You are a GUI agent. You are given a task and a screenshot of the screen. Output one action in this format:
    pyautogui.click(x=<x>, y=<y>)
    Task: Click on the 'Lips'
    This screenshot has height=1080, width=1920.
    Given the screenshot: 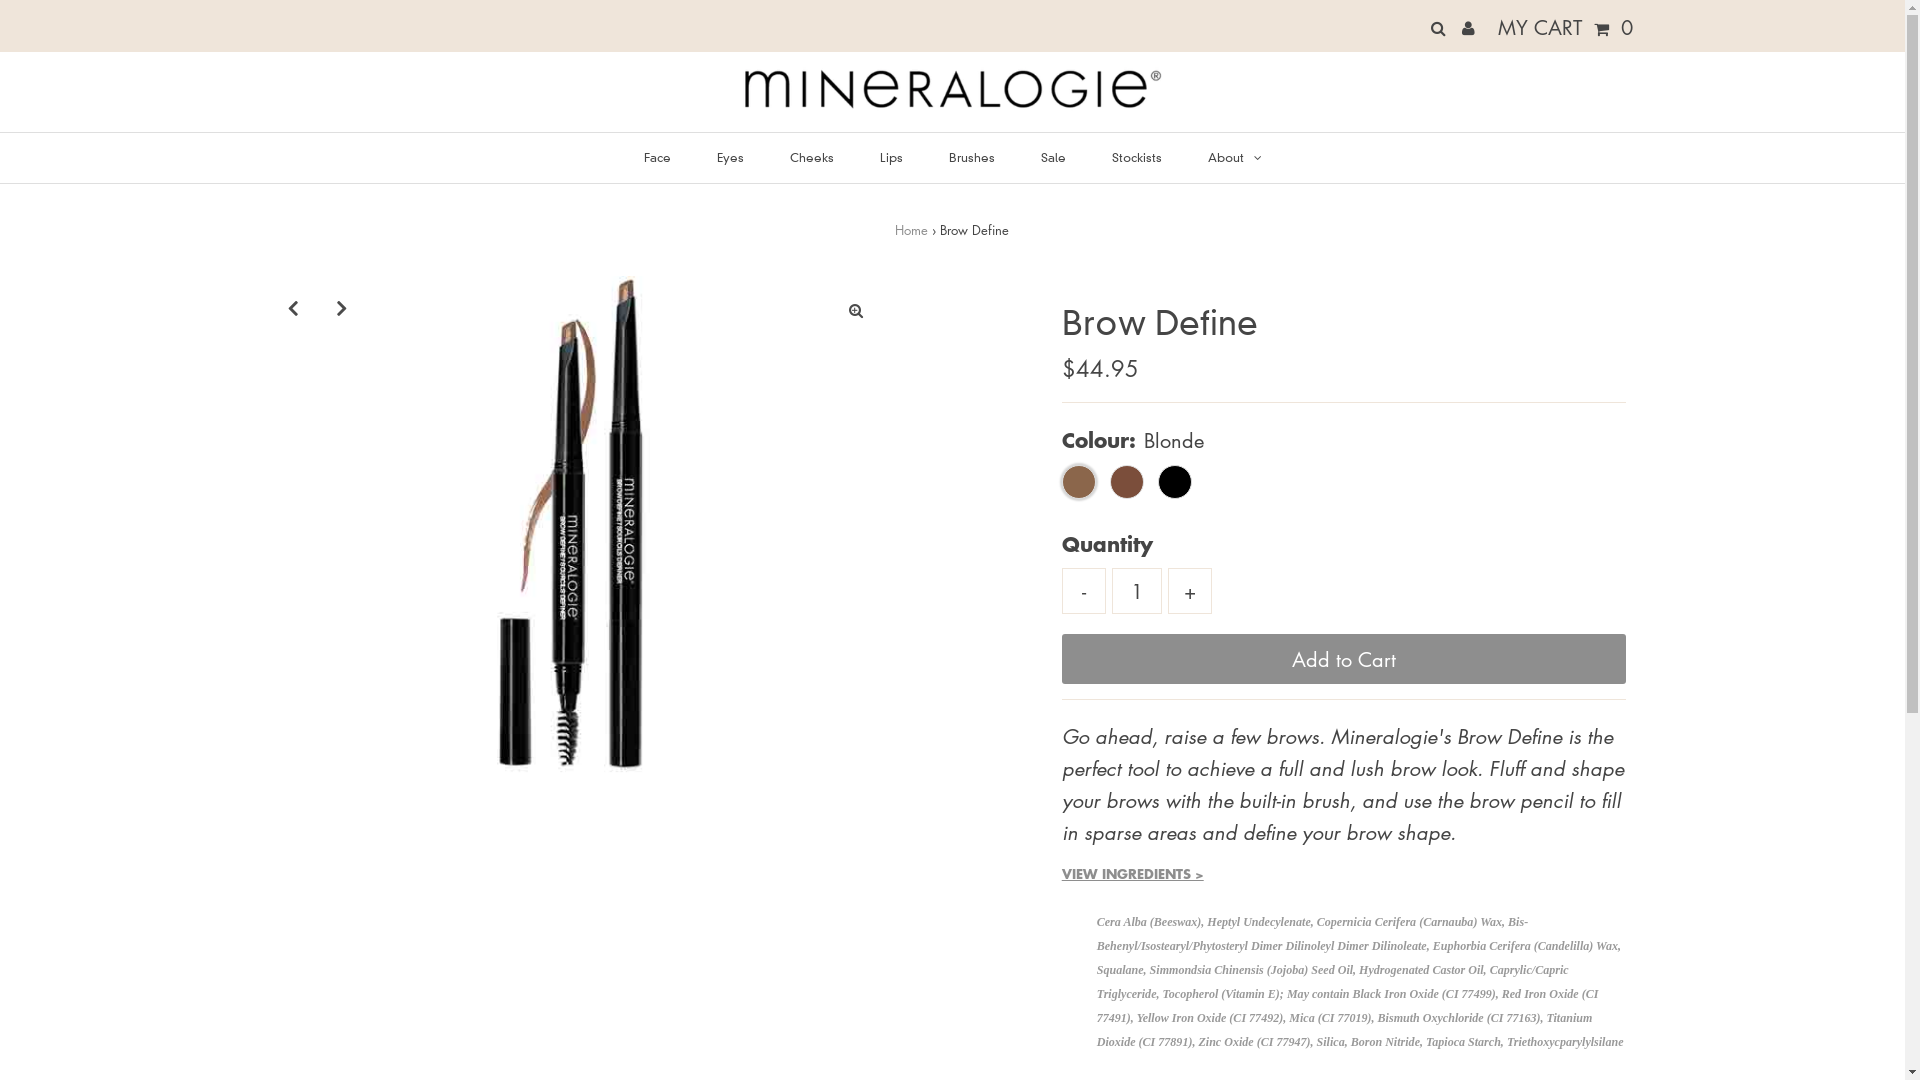 What is the action you would take?
    pyautogui.click(x=890, y=157)
    